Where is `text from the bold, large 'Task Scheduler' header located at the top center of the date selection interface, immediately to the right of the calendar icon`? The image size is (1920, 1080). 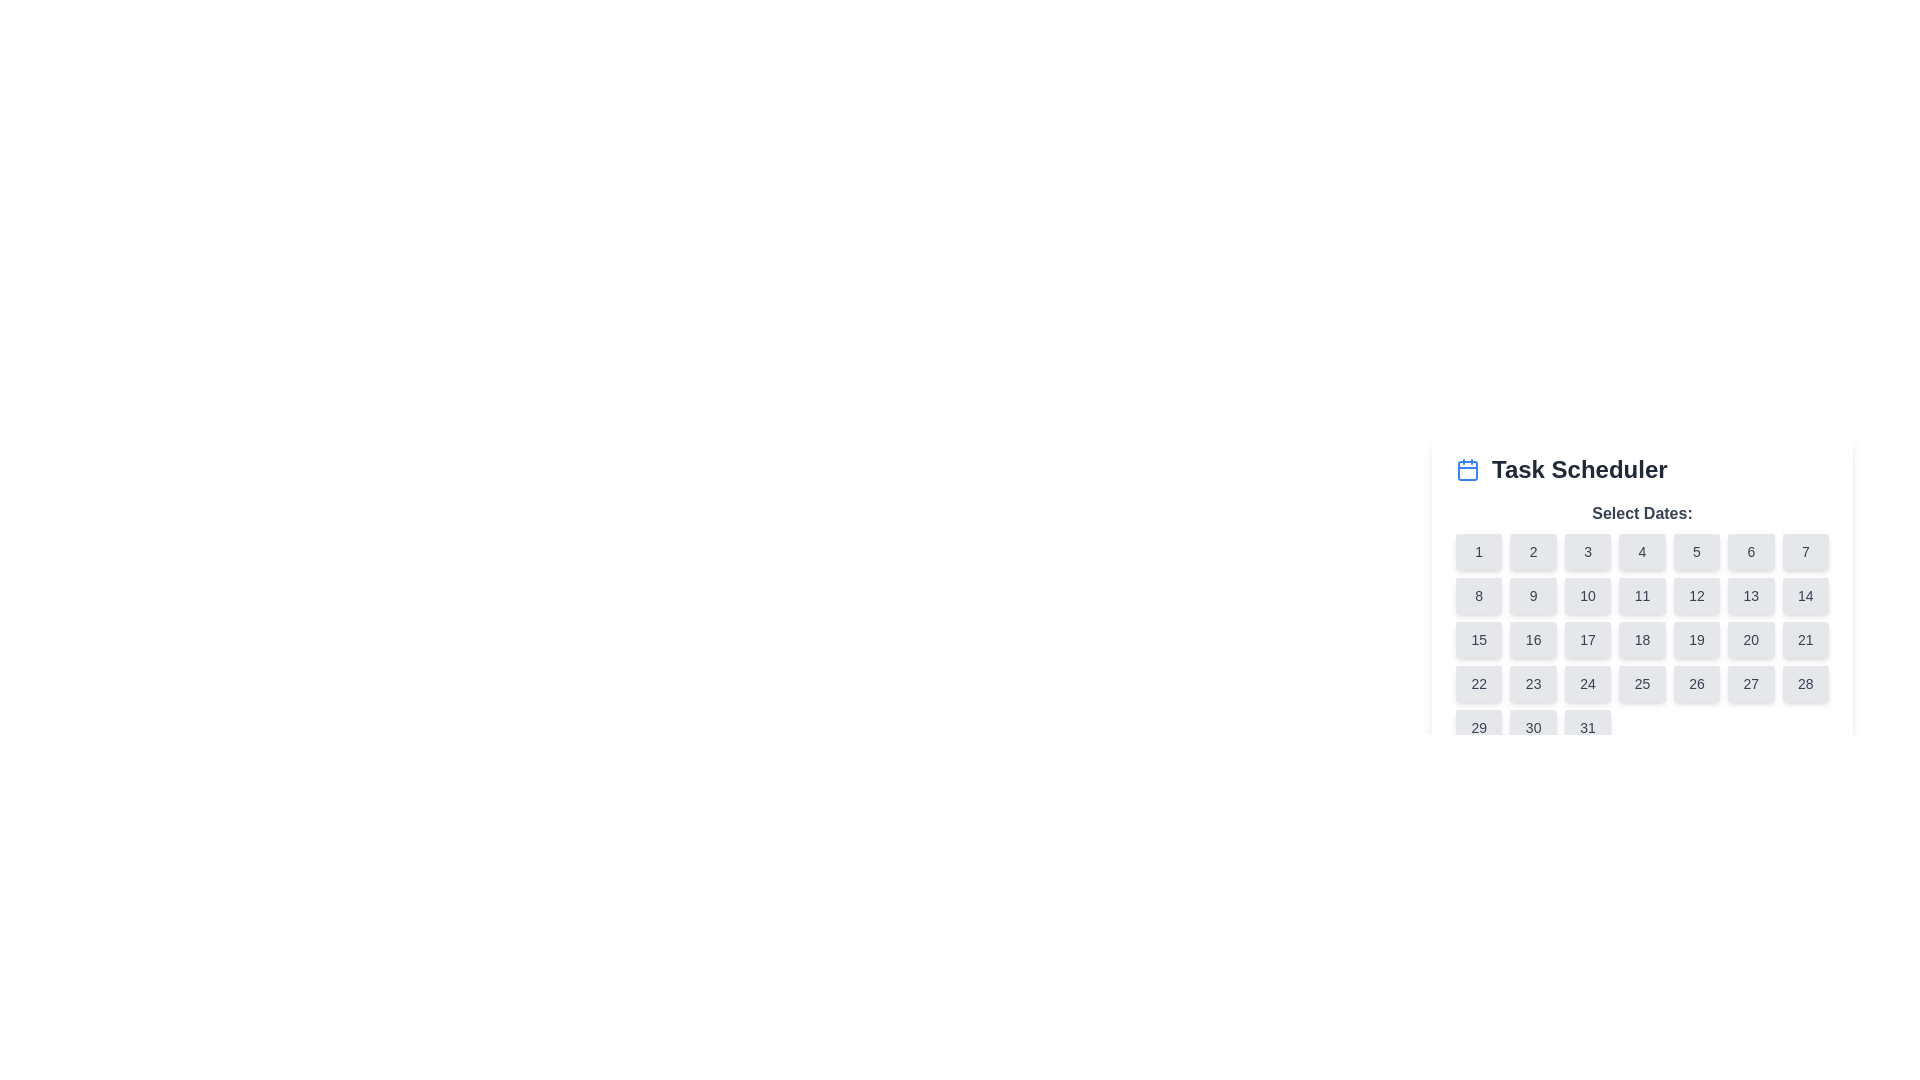 text from the bold, large 'Task Scheduler' header located at the top center of the date selection interface, immediately to the right of the calendar icon is located at coordinates (1578, 470).